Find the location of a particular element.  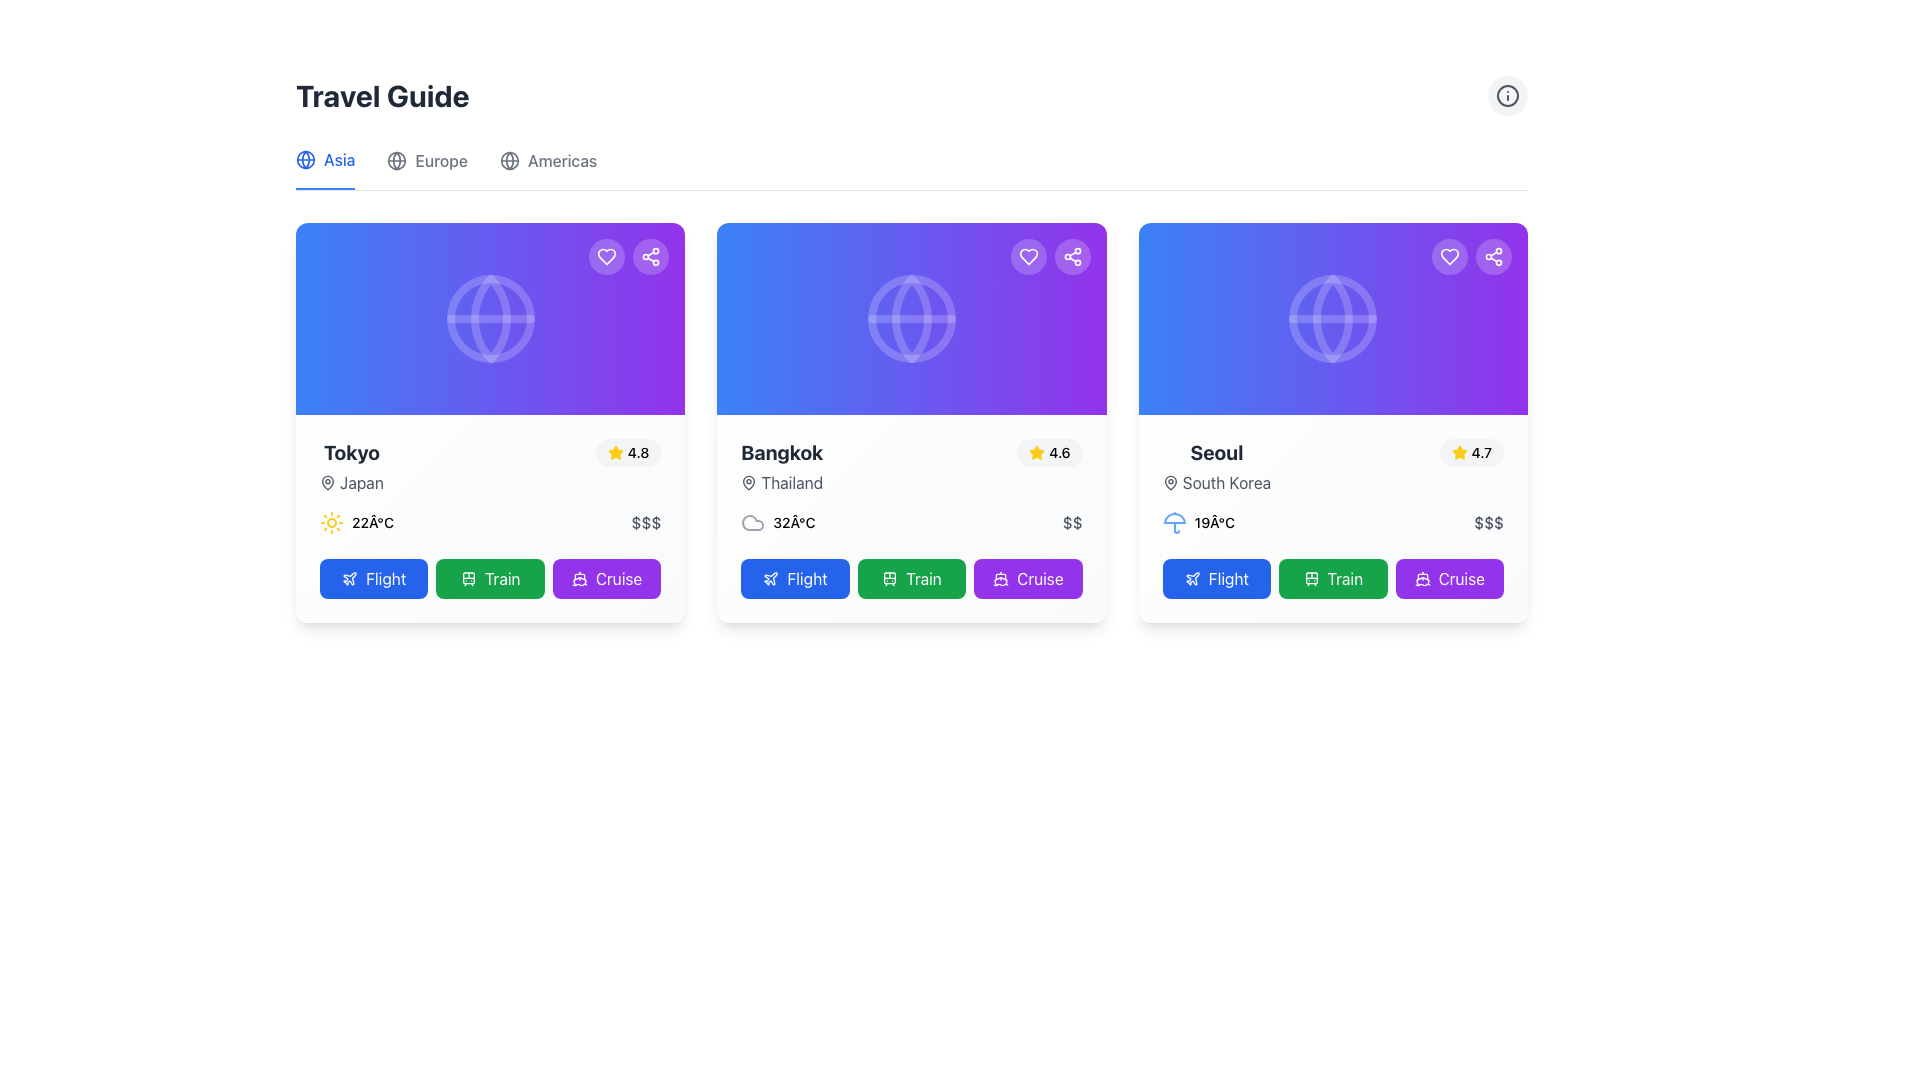

displayed temperature and cost indicators from the composite weather information element for Seoul, South Korea, located below the main city name and above the row of buttons is located at coordinates (1333, 522).